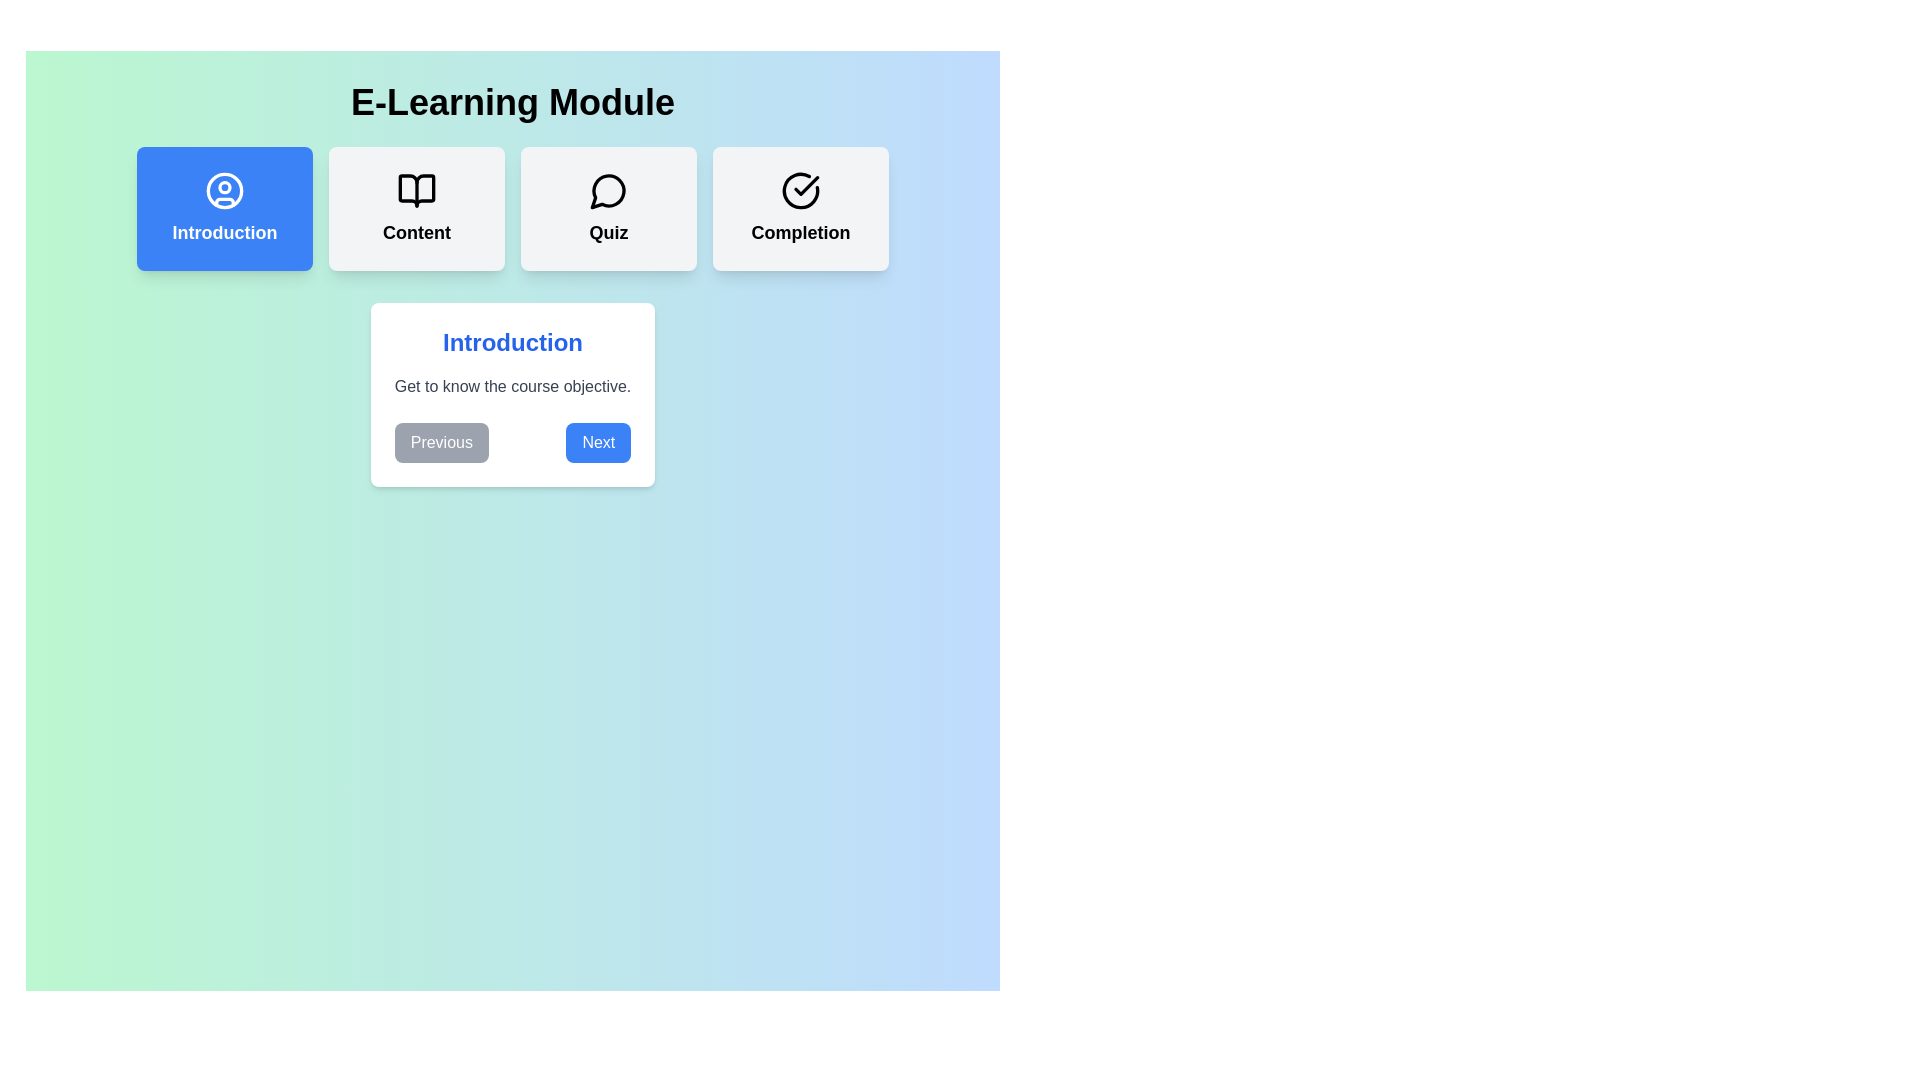 Image resolution: width=1920 pixels, height=1080 pixels. Describe the element at coordinates (597, 442) in the screenshot. I see `'Next' button to navigate to the next learning step` at that location.